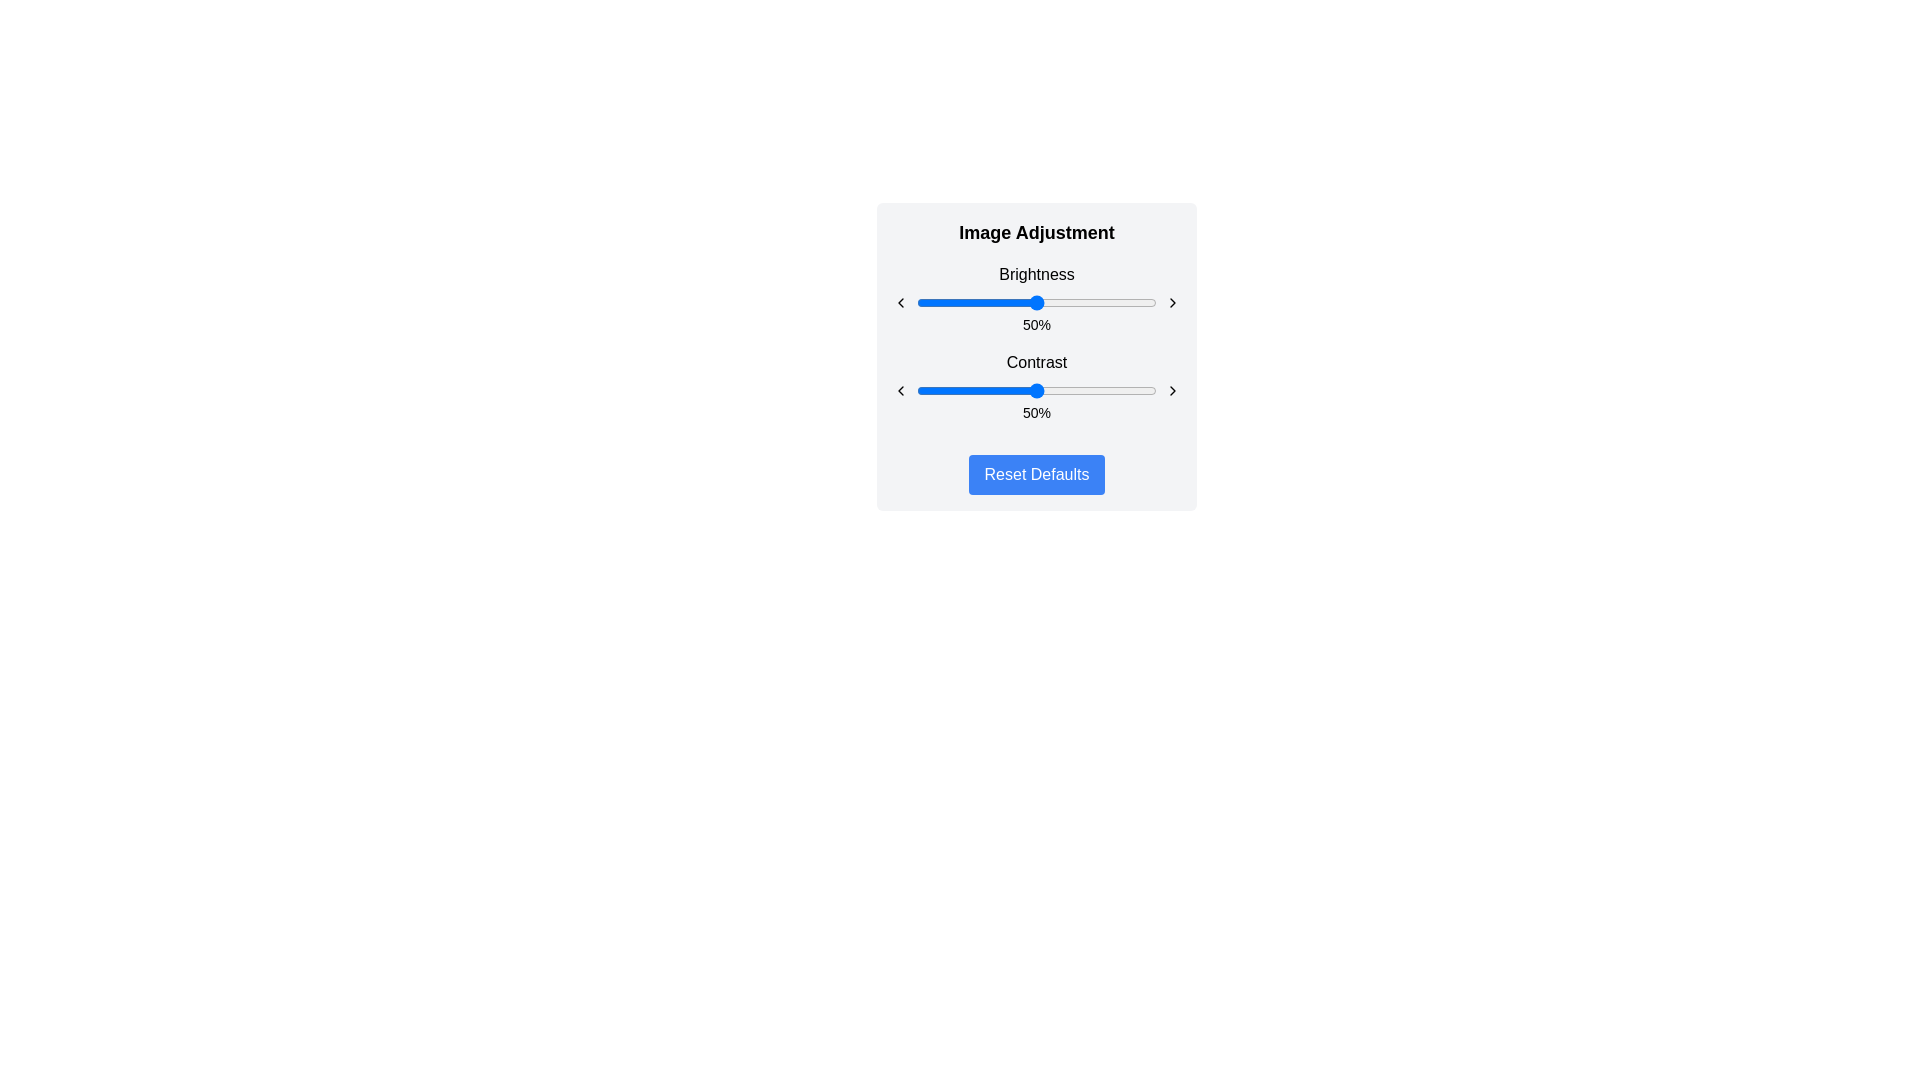  What do you see at coordinates (1036, 474) in the screenshot?
I see `the blue 'Reset Defaults' button with white text, located at the bottom of the 'Image Adjustment' section, to reset settings` at bounding box center [1036, 474].